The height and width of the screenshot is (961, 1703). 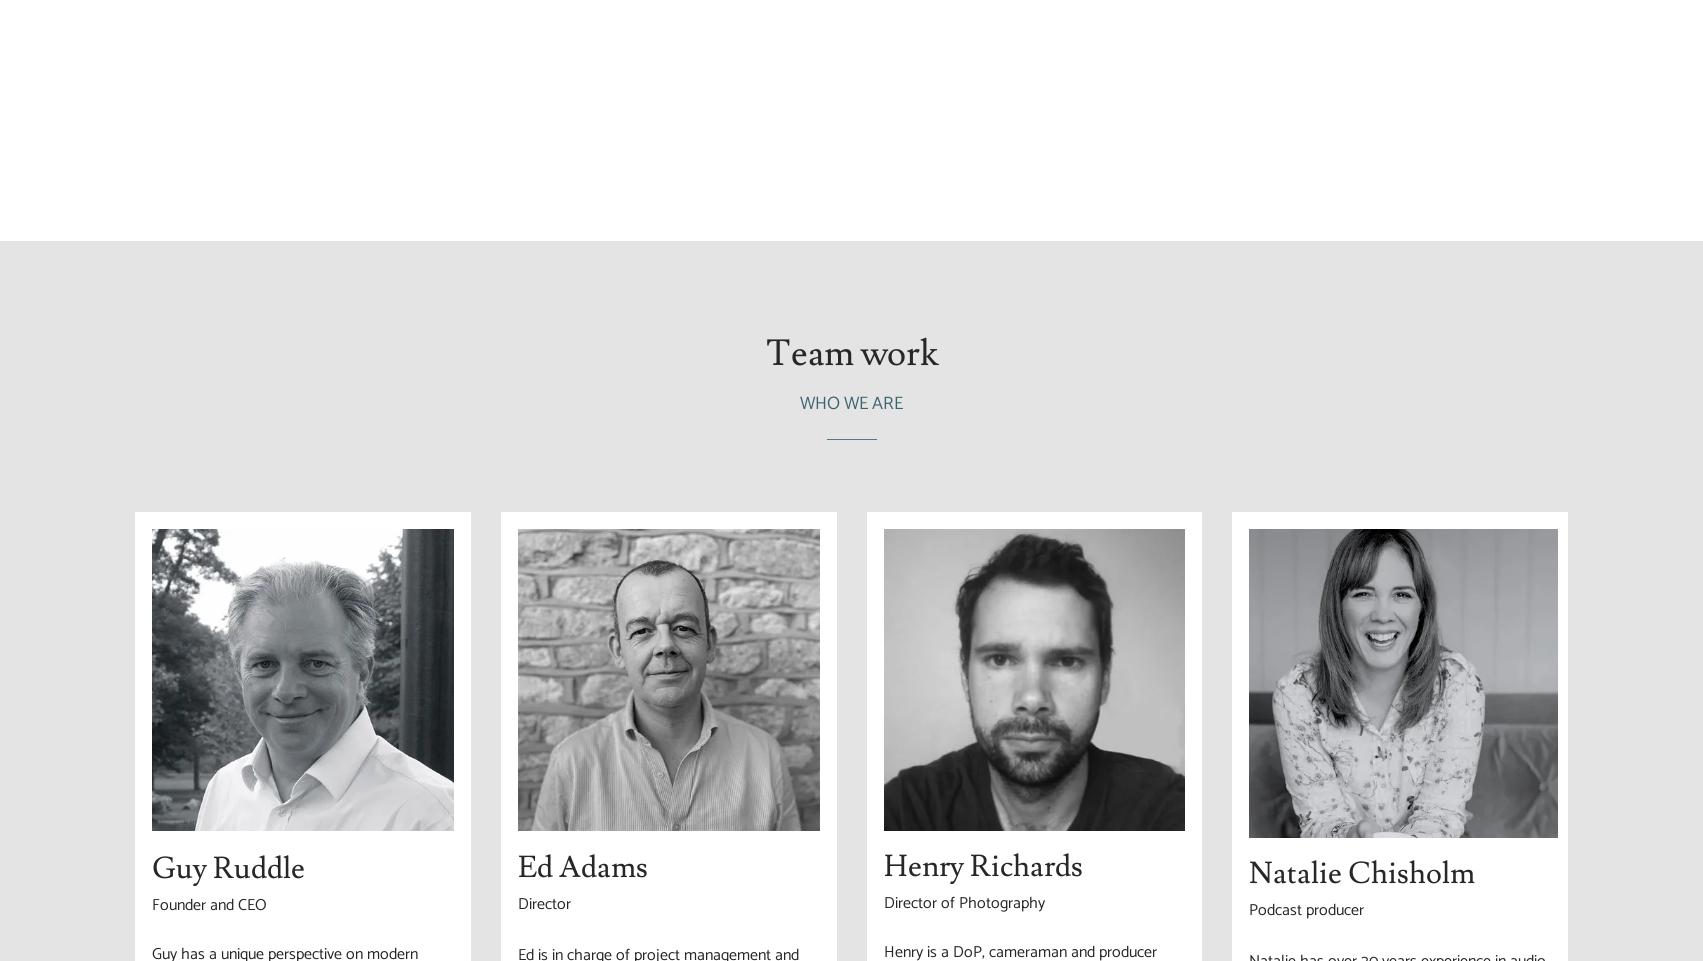 I want to click on 'Podcast producer', so click(x=1305, y=910).